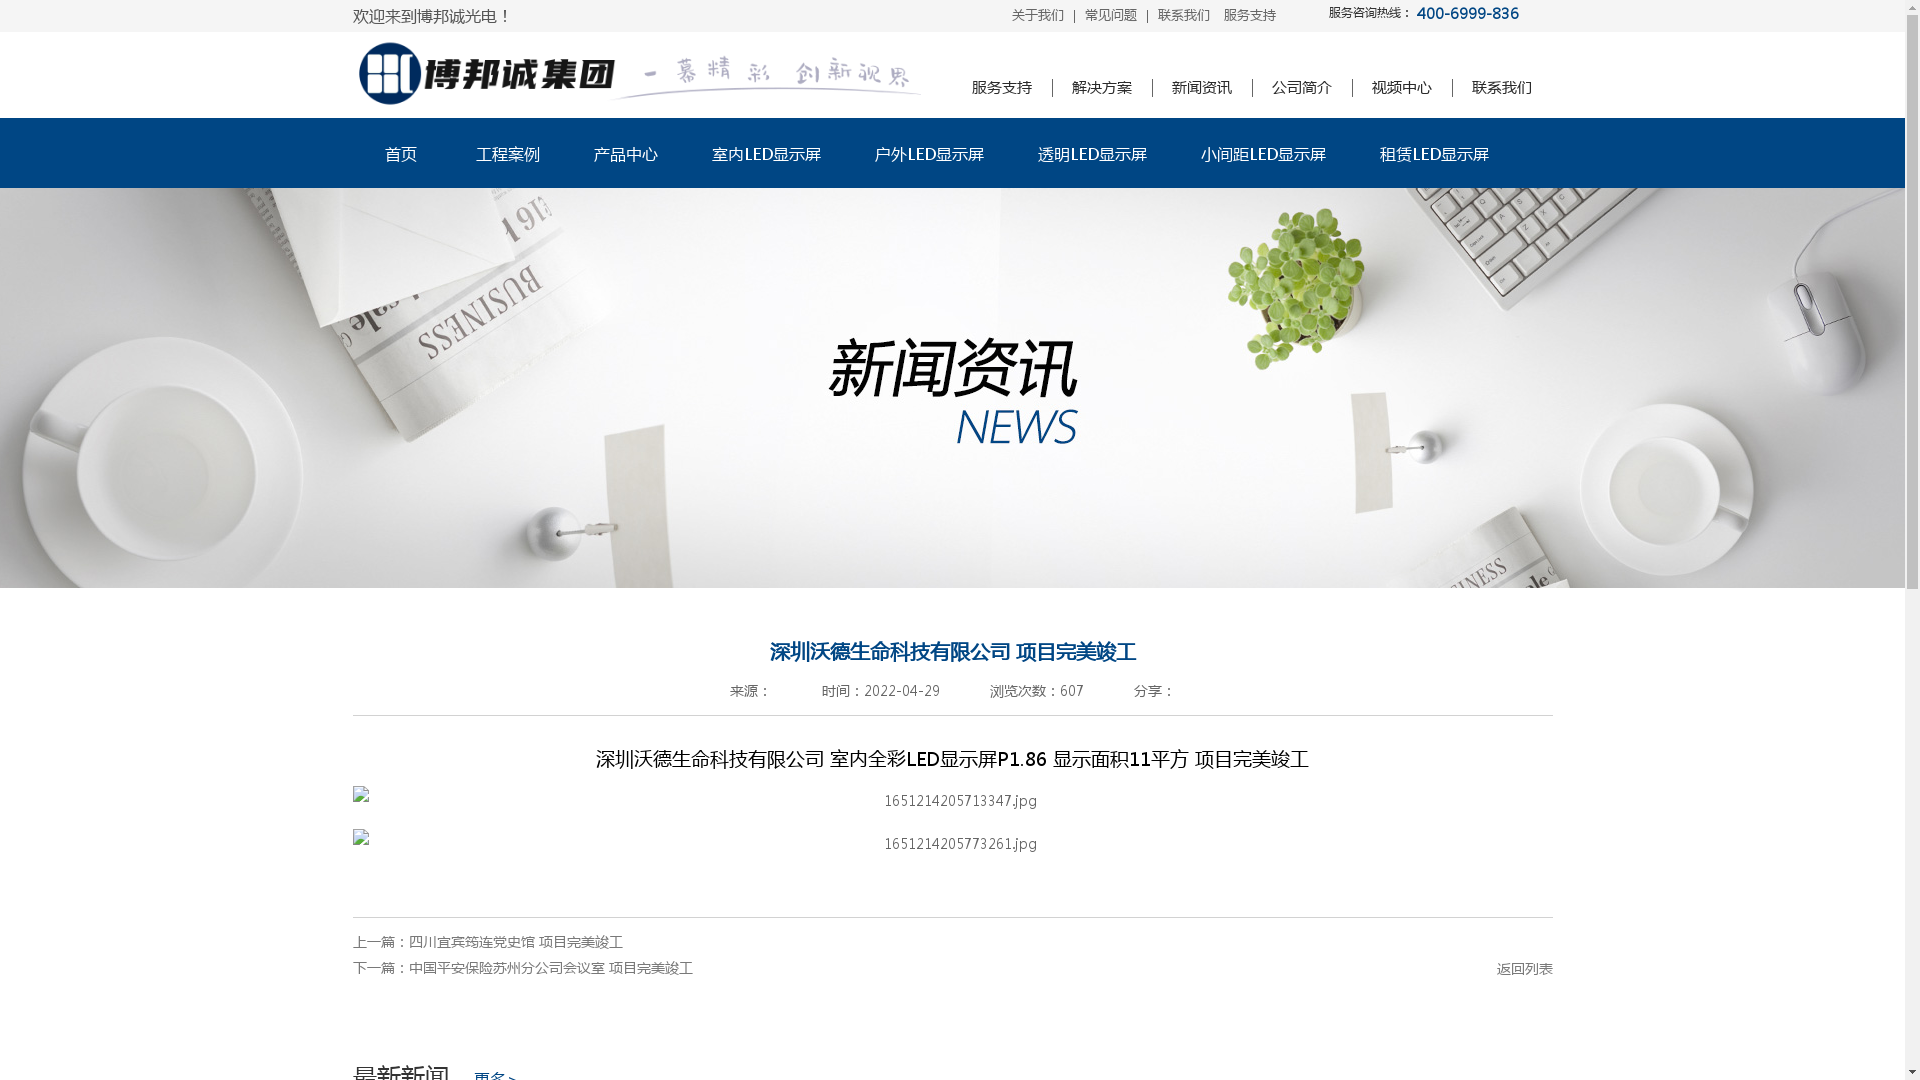 The image size is (1920, 1080). What do you see at coordinates (950, 843) in the screenshot?
I see `'1652404833573119.jpg'` at bounding box center [950, 843].